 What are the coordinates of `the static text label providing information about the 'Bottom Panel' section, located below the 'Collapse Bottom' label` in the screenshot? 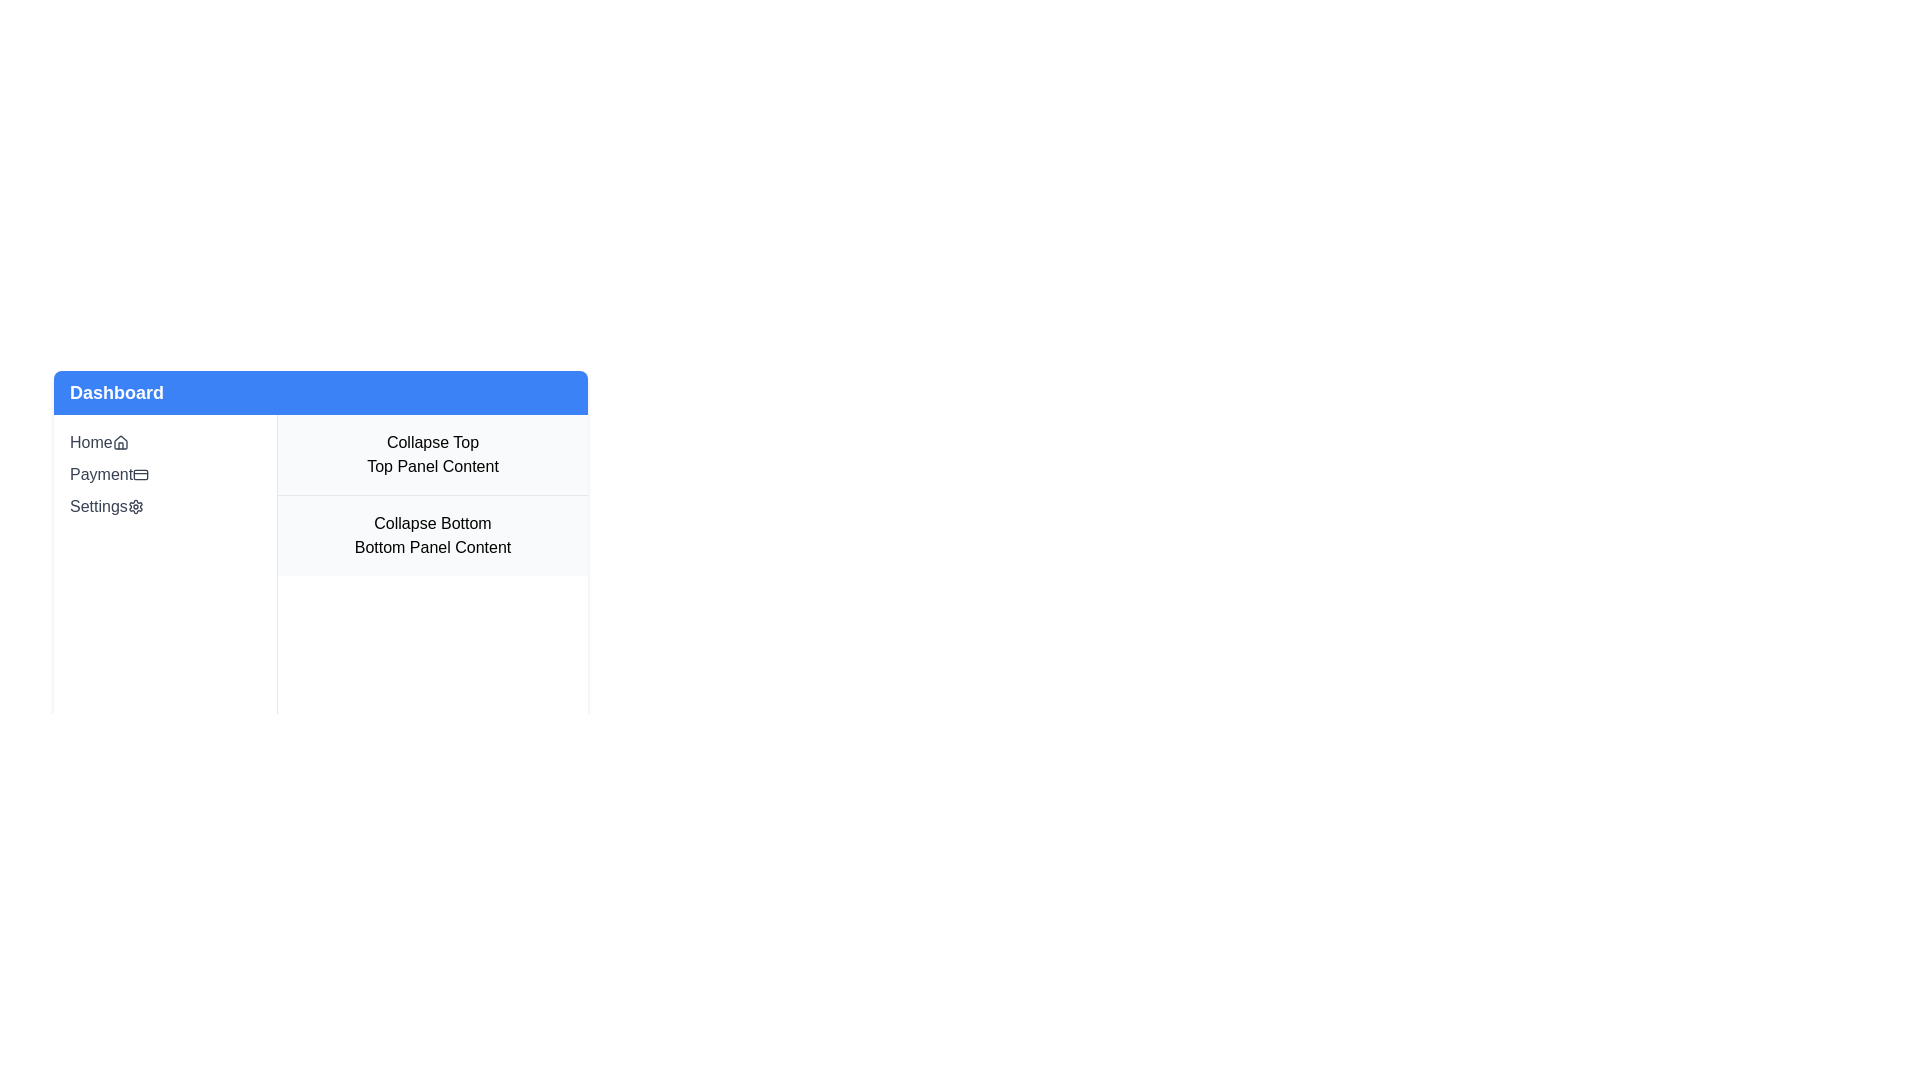 It's located at (431, 547).